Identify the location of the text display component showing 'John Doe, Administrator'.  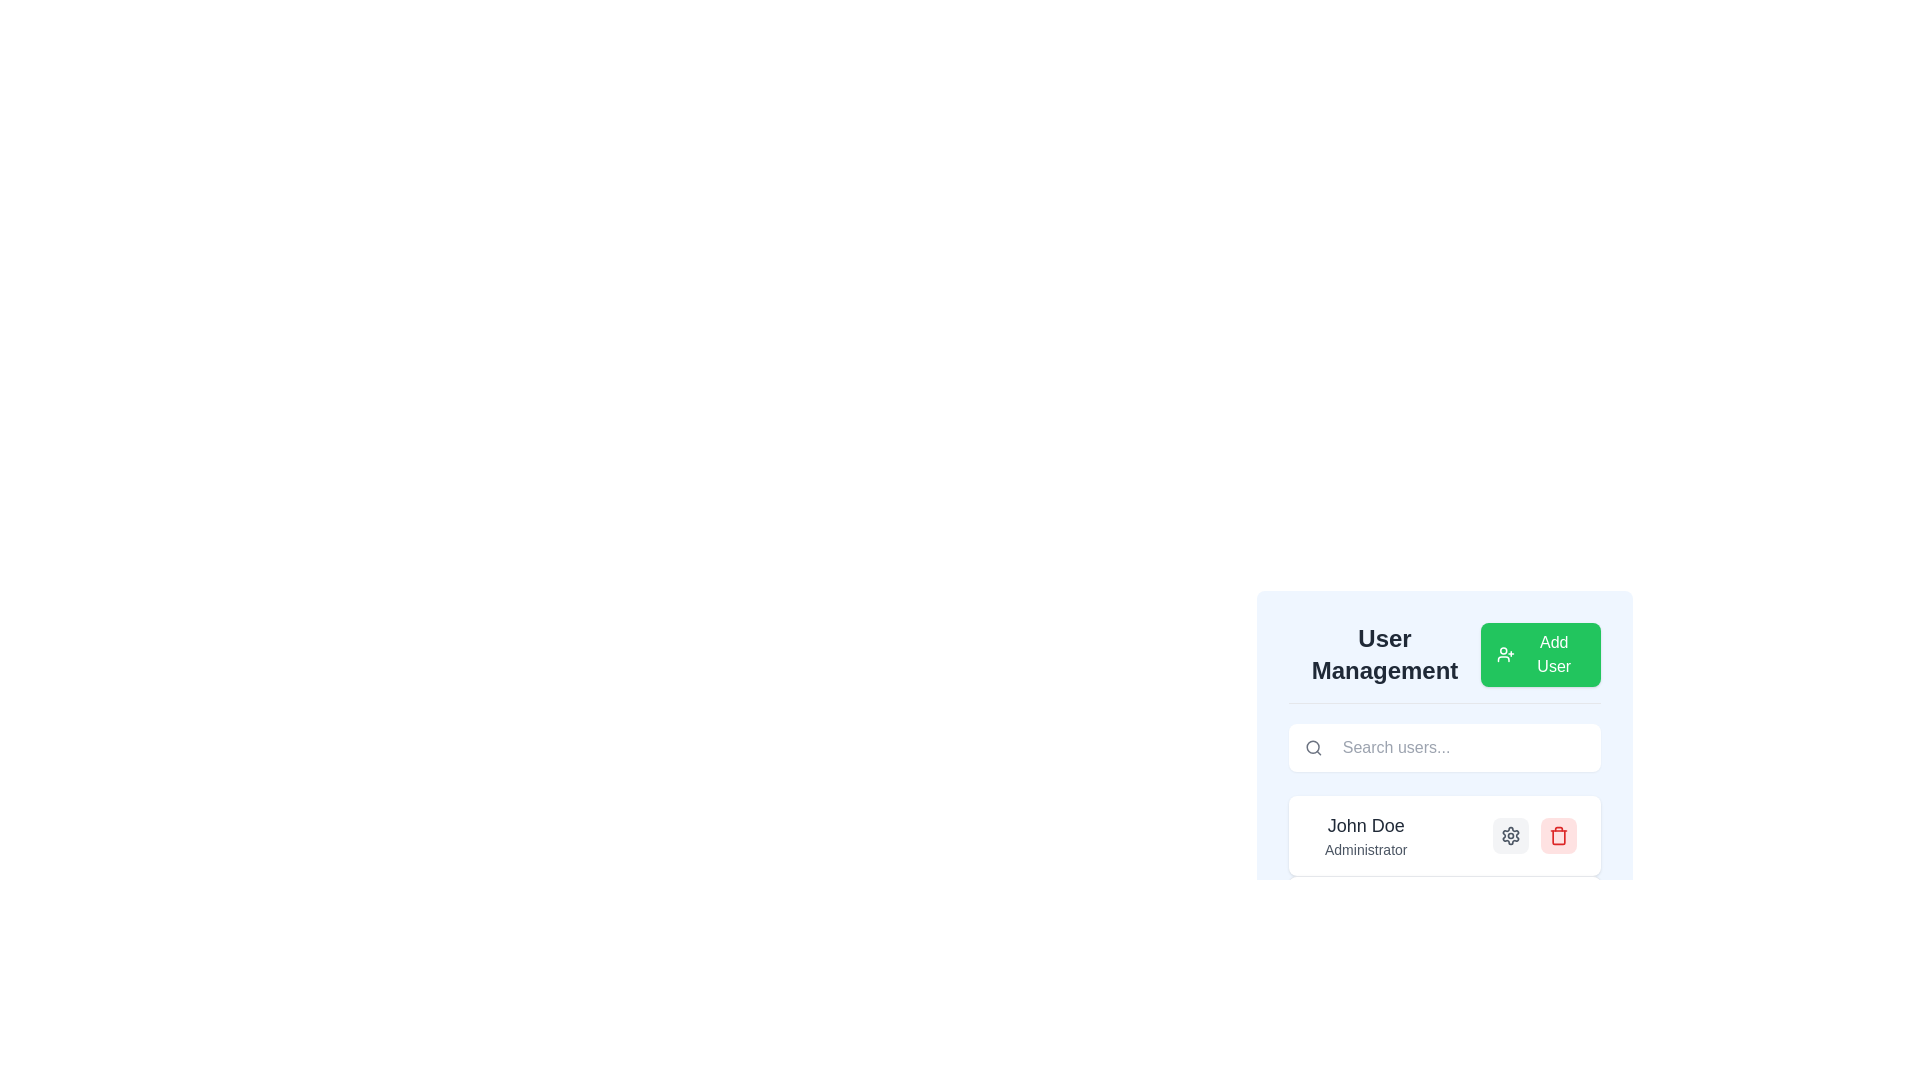
(1365, 836).